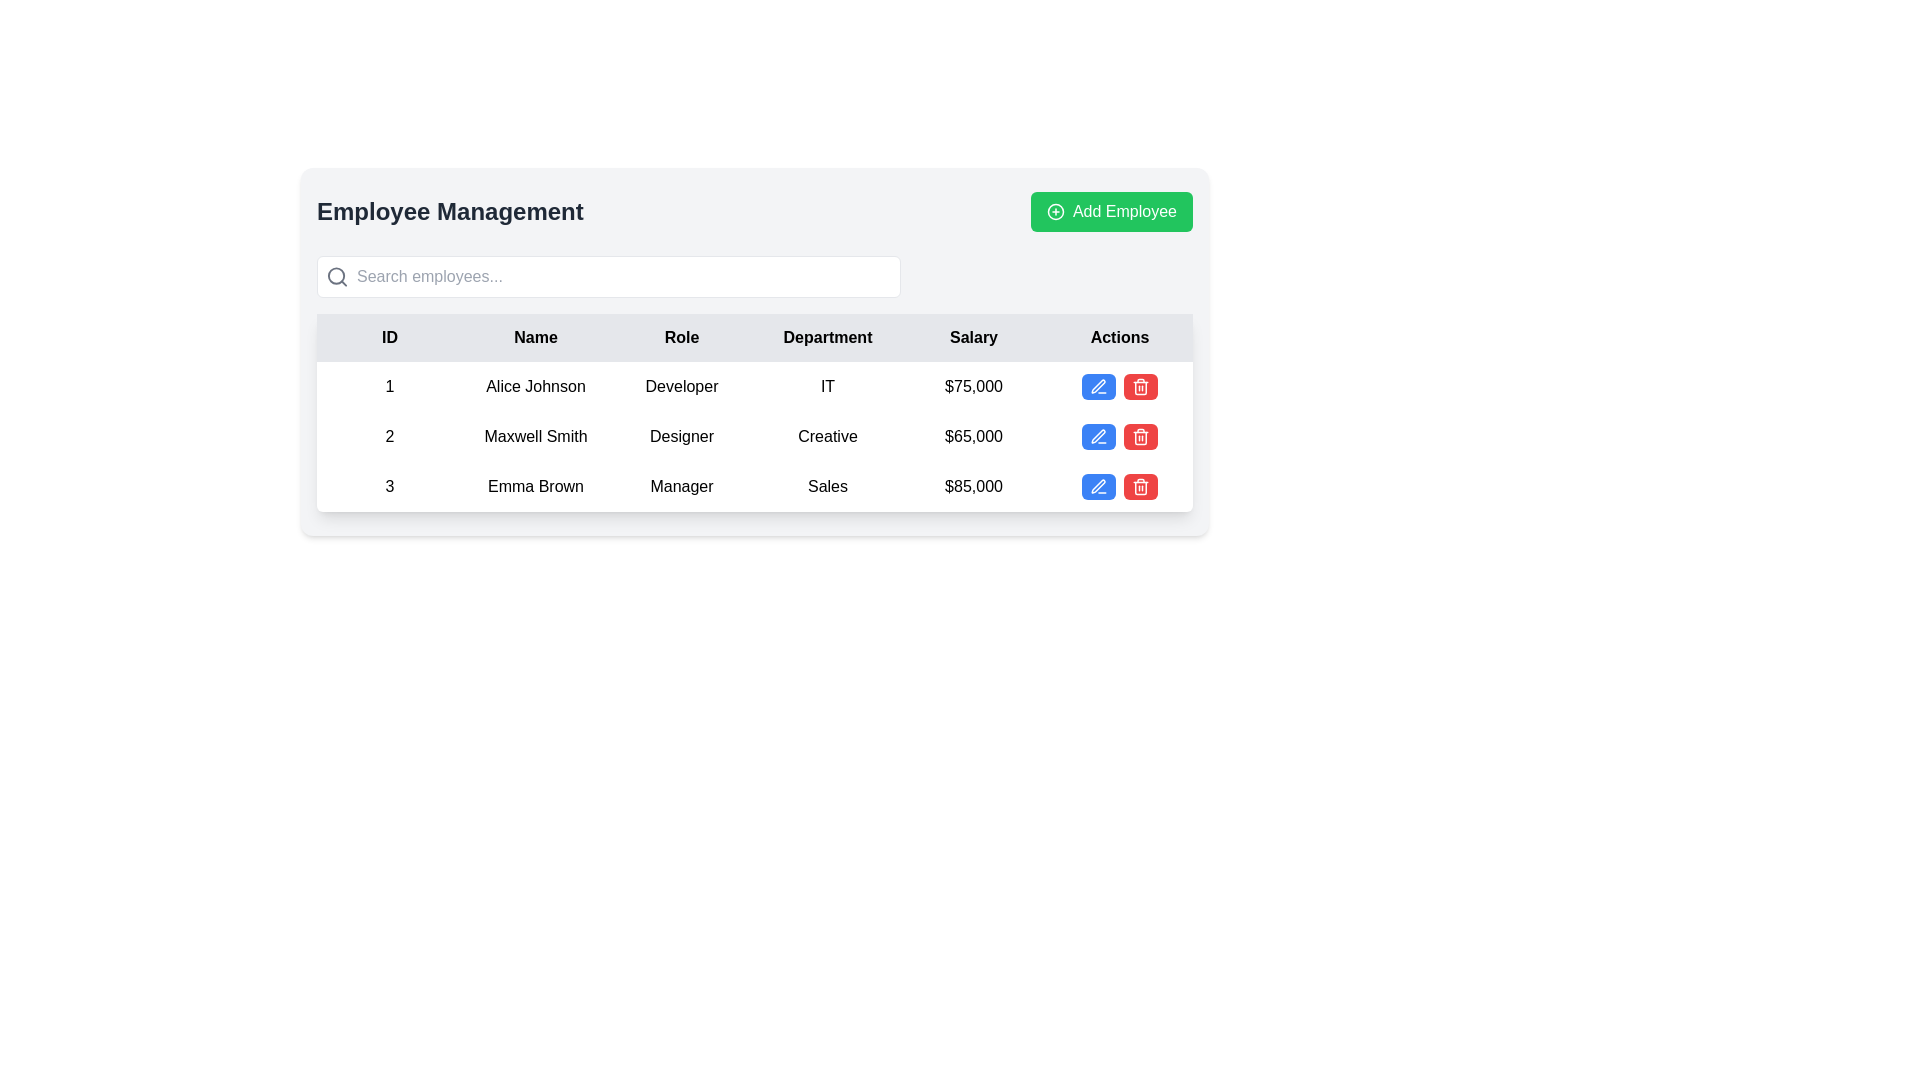  I want to click on the 'Name' column header in the table, which is the second column header with a light gray background and bold black text, so click(536, 337).